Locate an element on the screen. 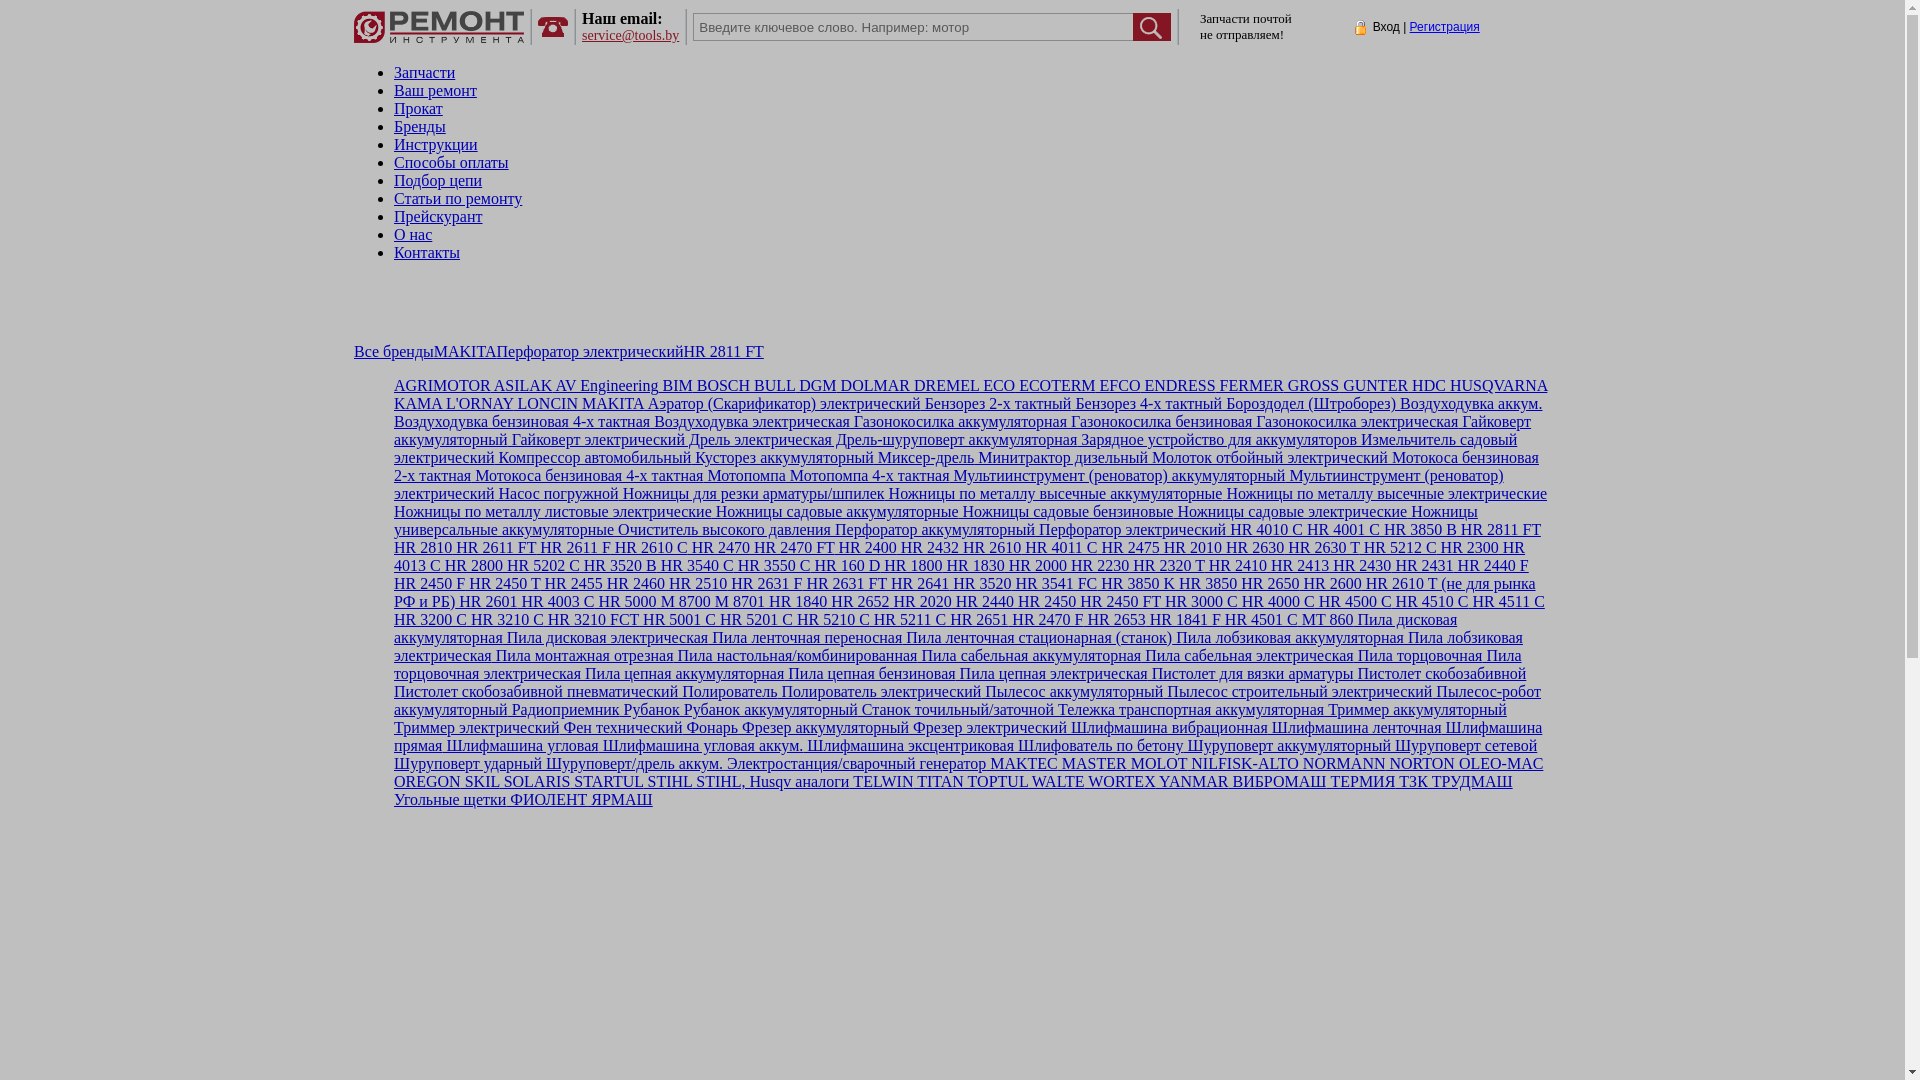 The image size is (1920, 1080). 'HR 2610 C' is located at coordinates (649, 547).